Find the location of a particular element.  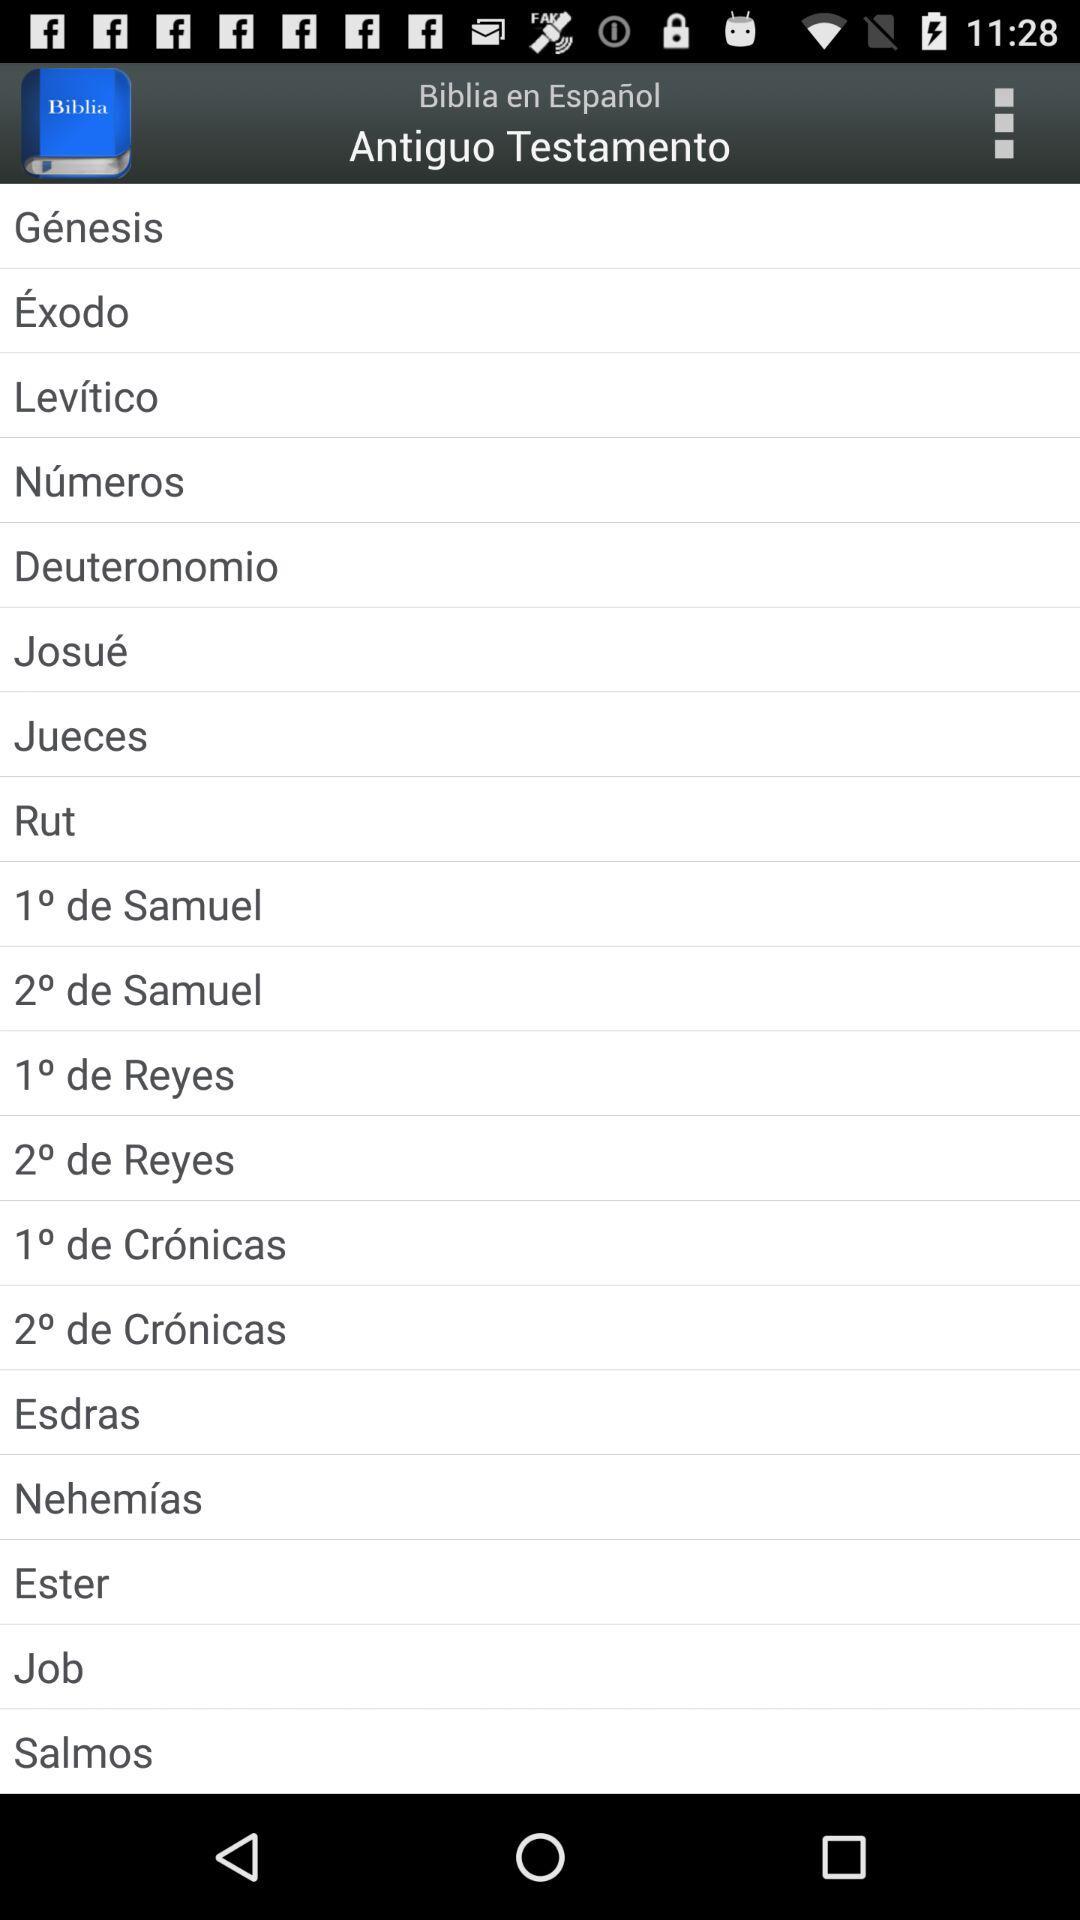

the book icon is located at coordinates (75, 131).